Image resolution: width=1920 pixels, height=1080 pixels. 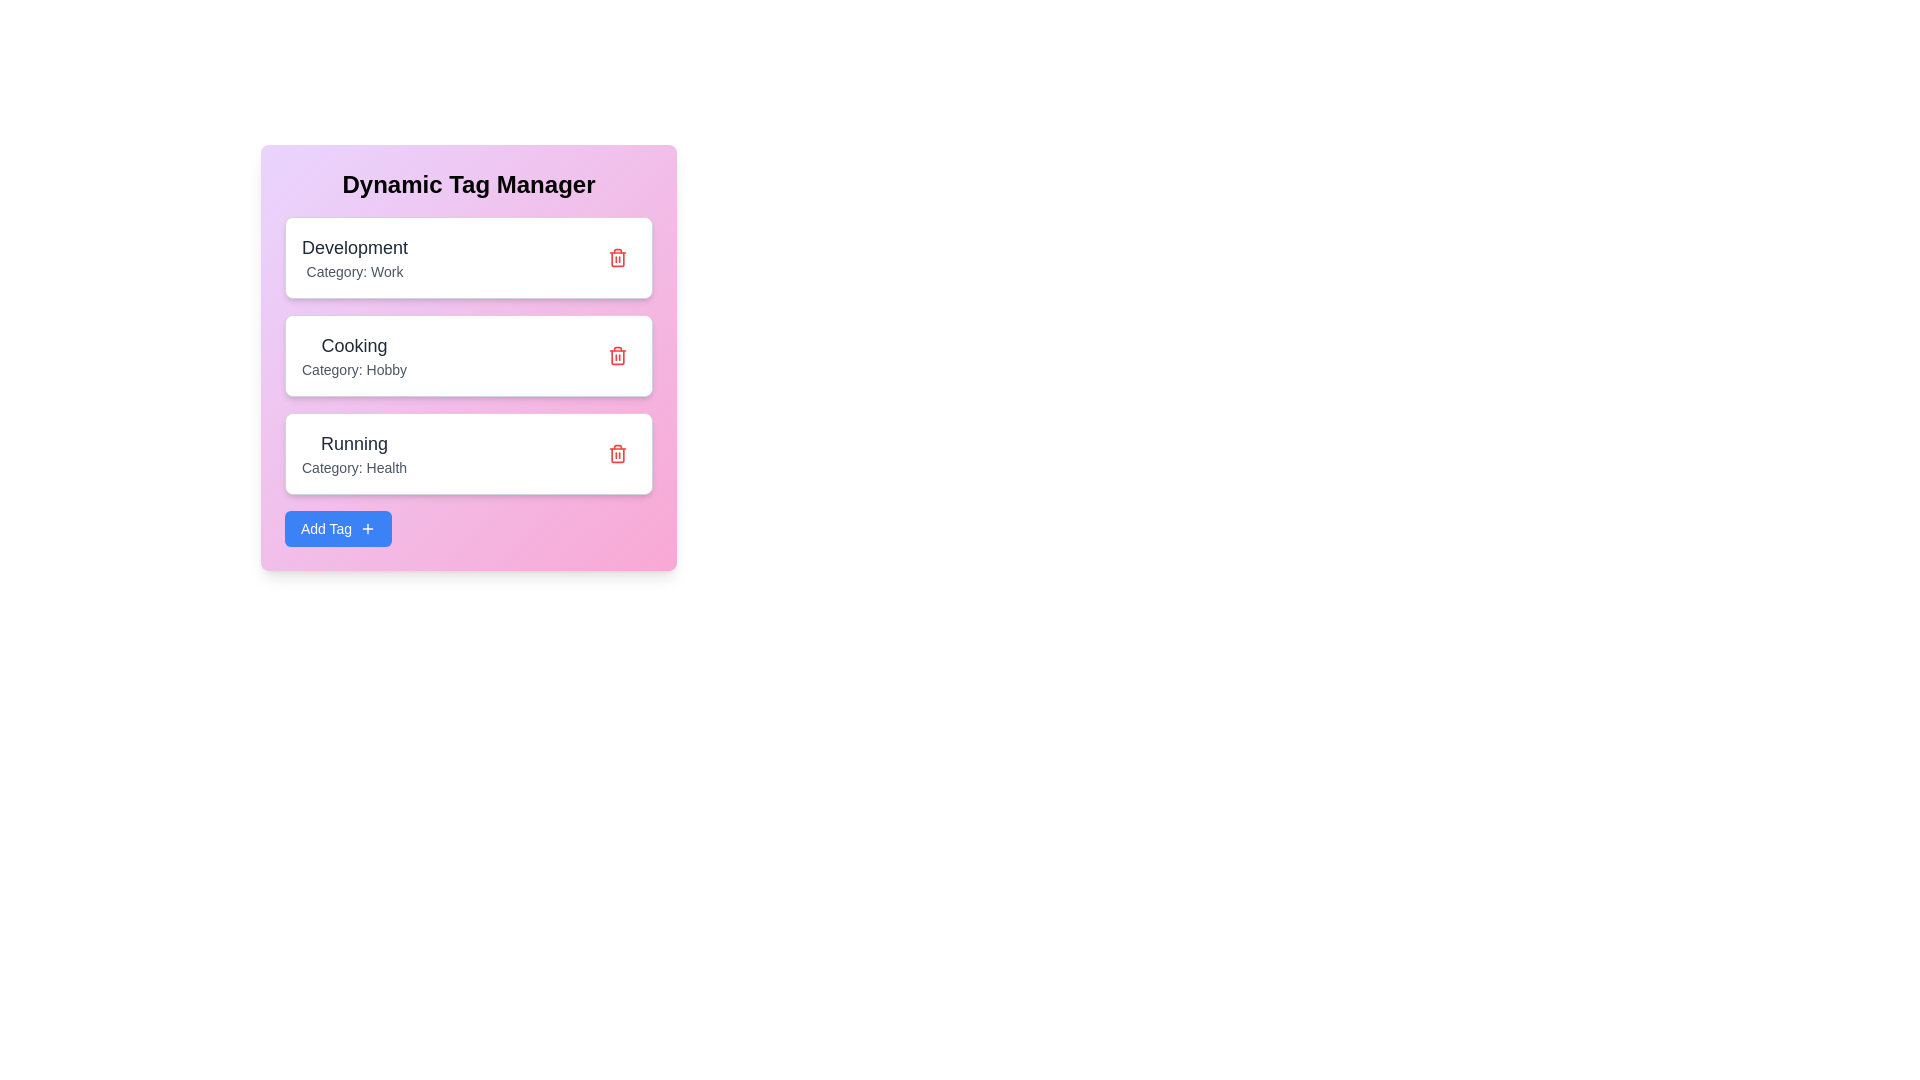 I want to click on the 'Add Tag' button to add a new tag, so click(x=337, y=527).